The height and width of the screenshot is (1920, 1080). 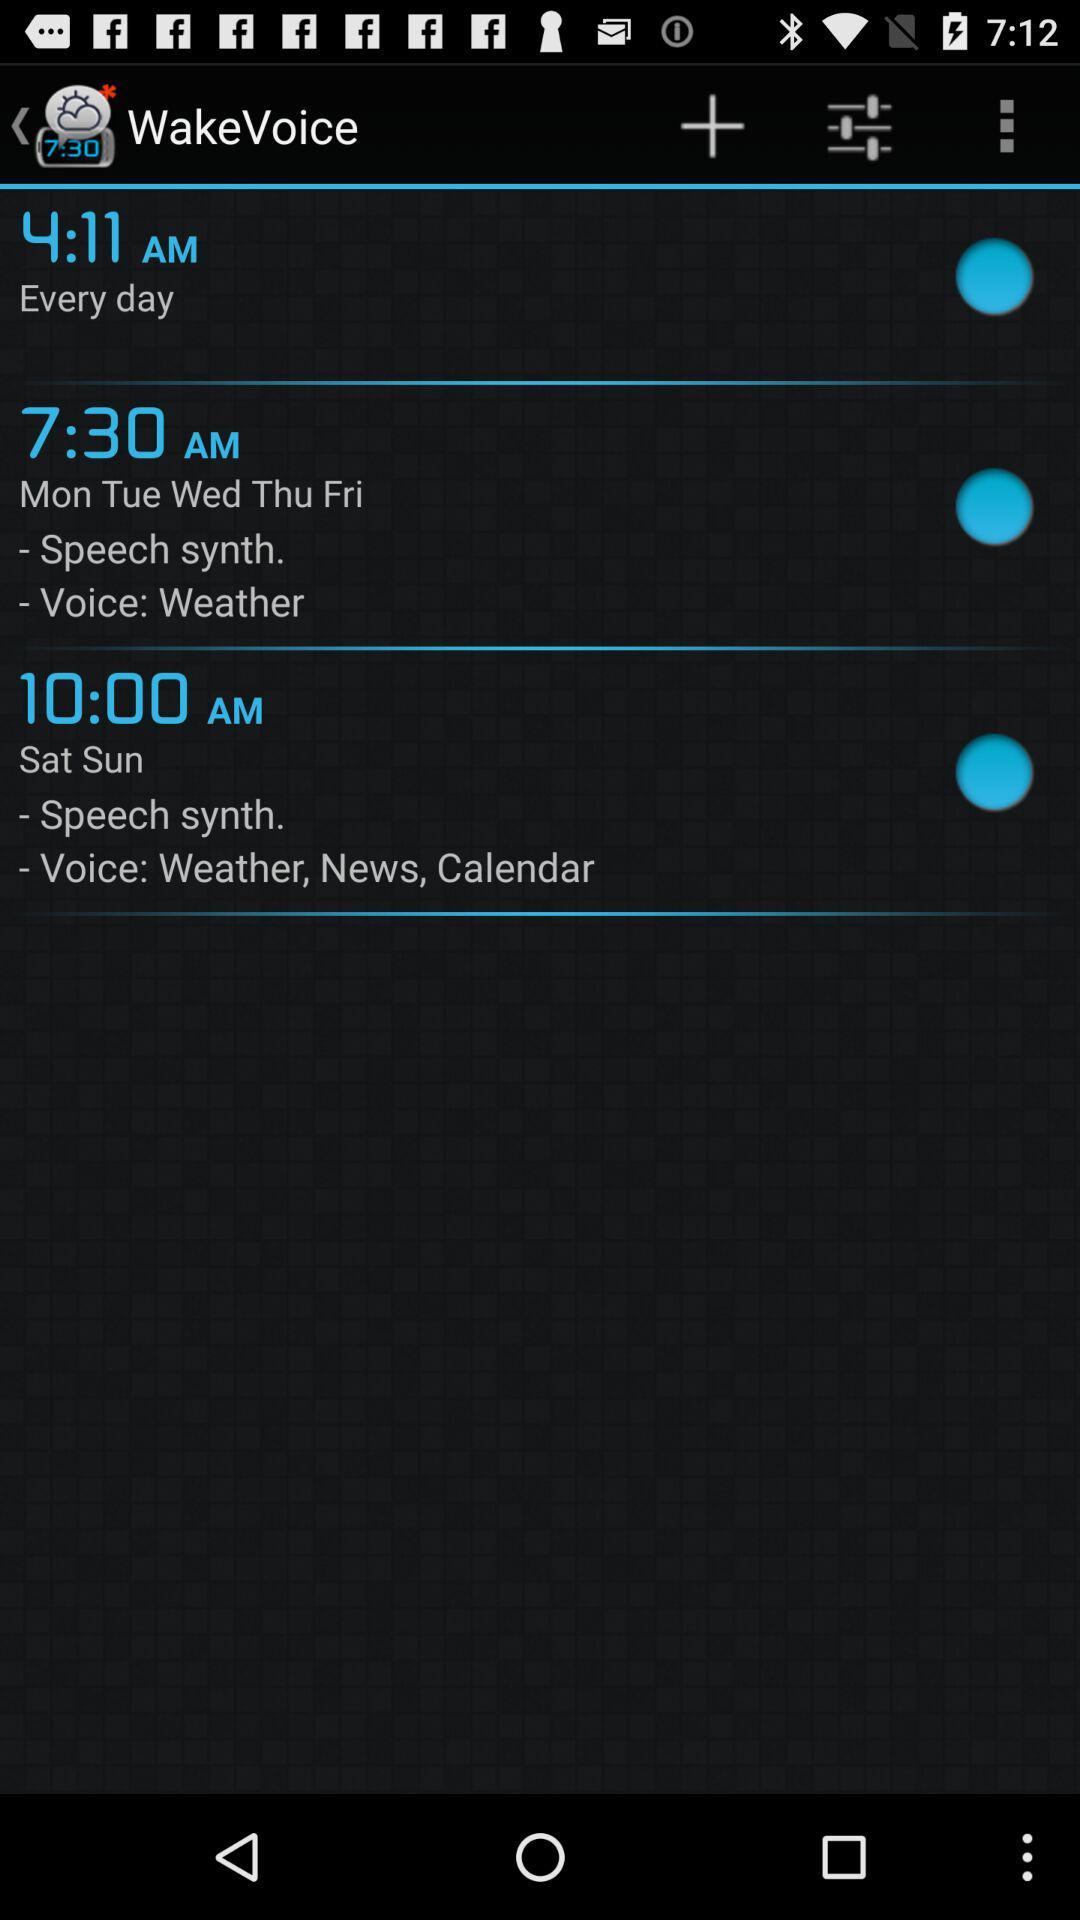 What do you see at coordinates (101, 427) in the screenshot?
I see `the app above the mon tue wed icon` at bounding box center [101, 427].